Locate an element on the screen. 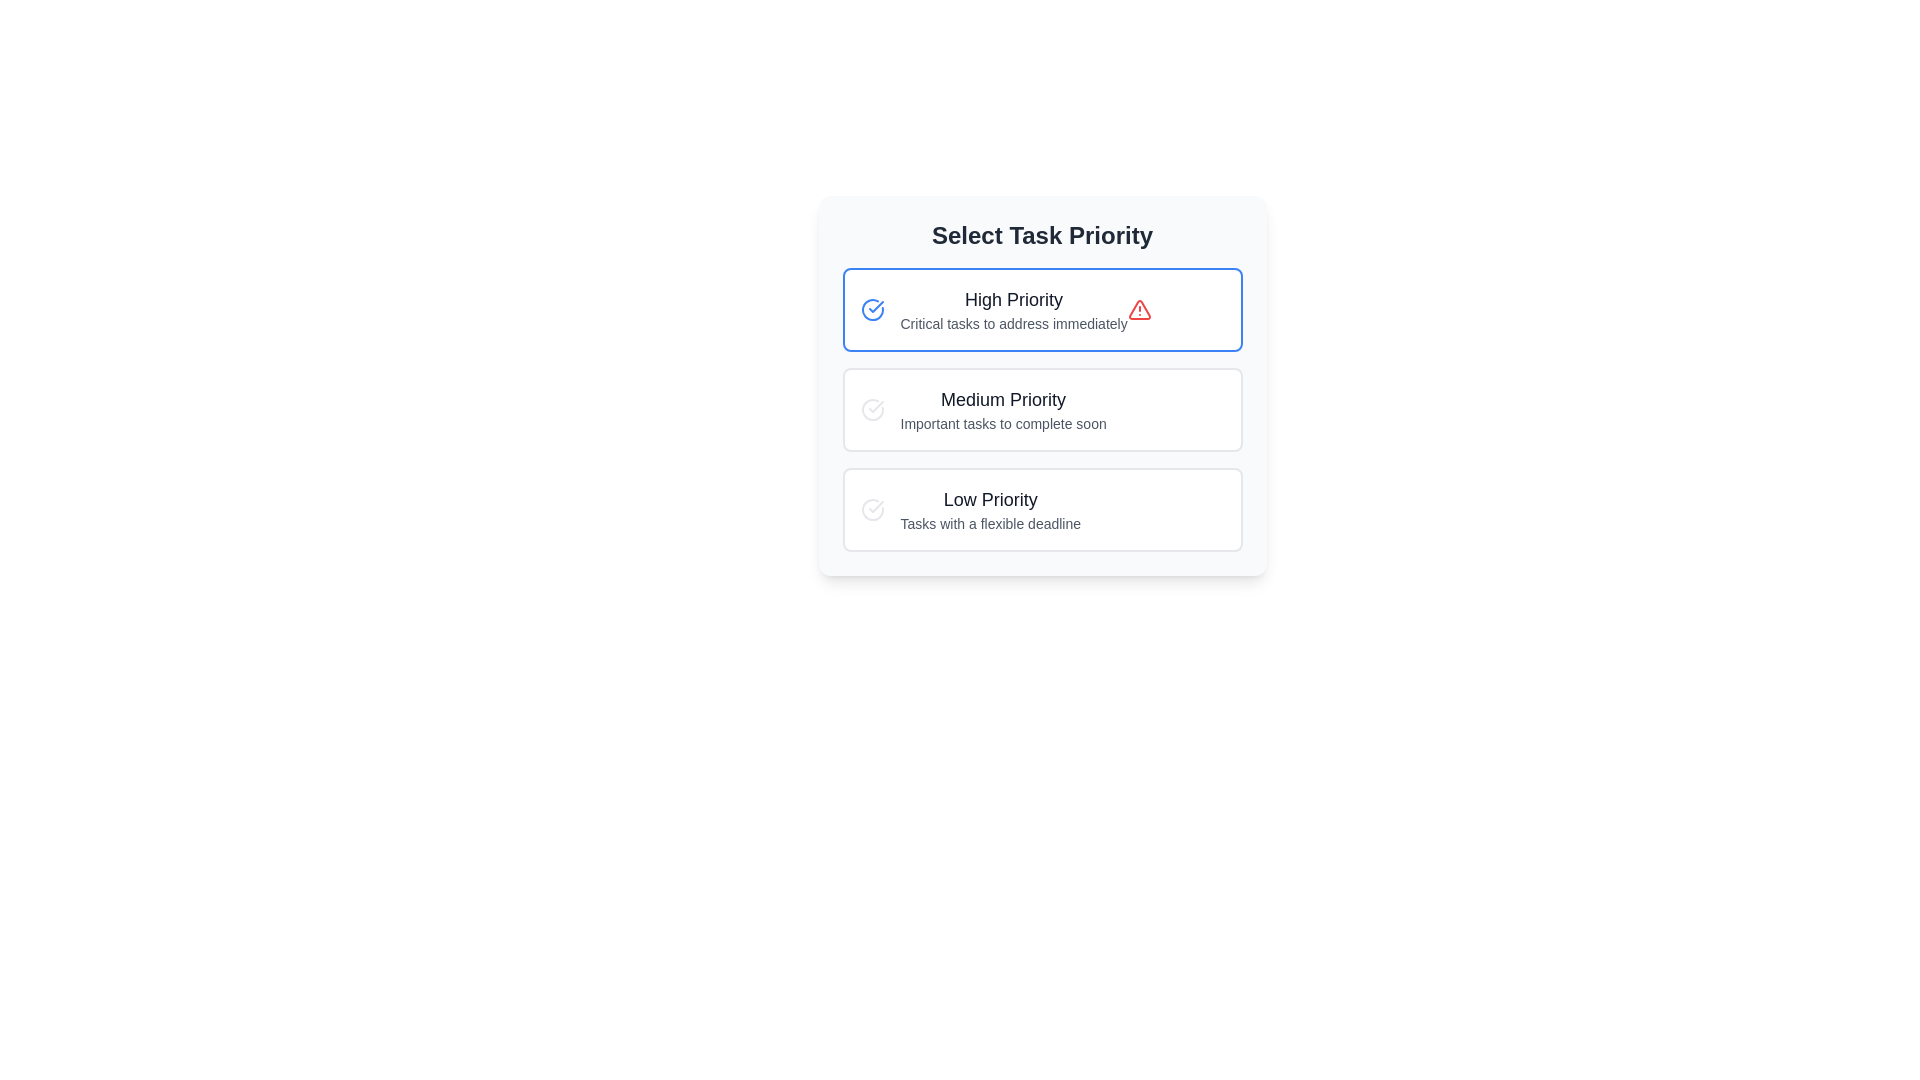  the descriptive Text label located below the 'High Priority' heading in the task selection interface is located at coordinates (1014, 323).